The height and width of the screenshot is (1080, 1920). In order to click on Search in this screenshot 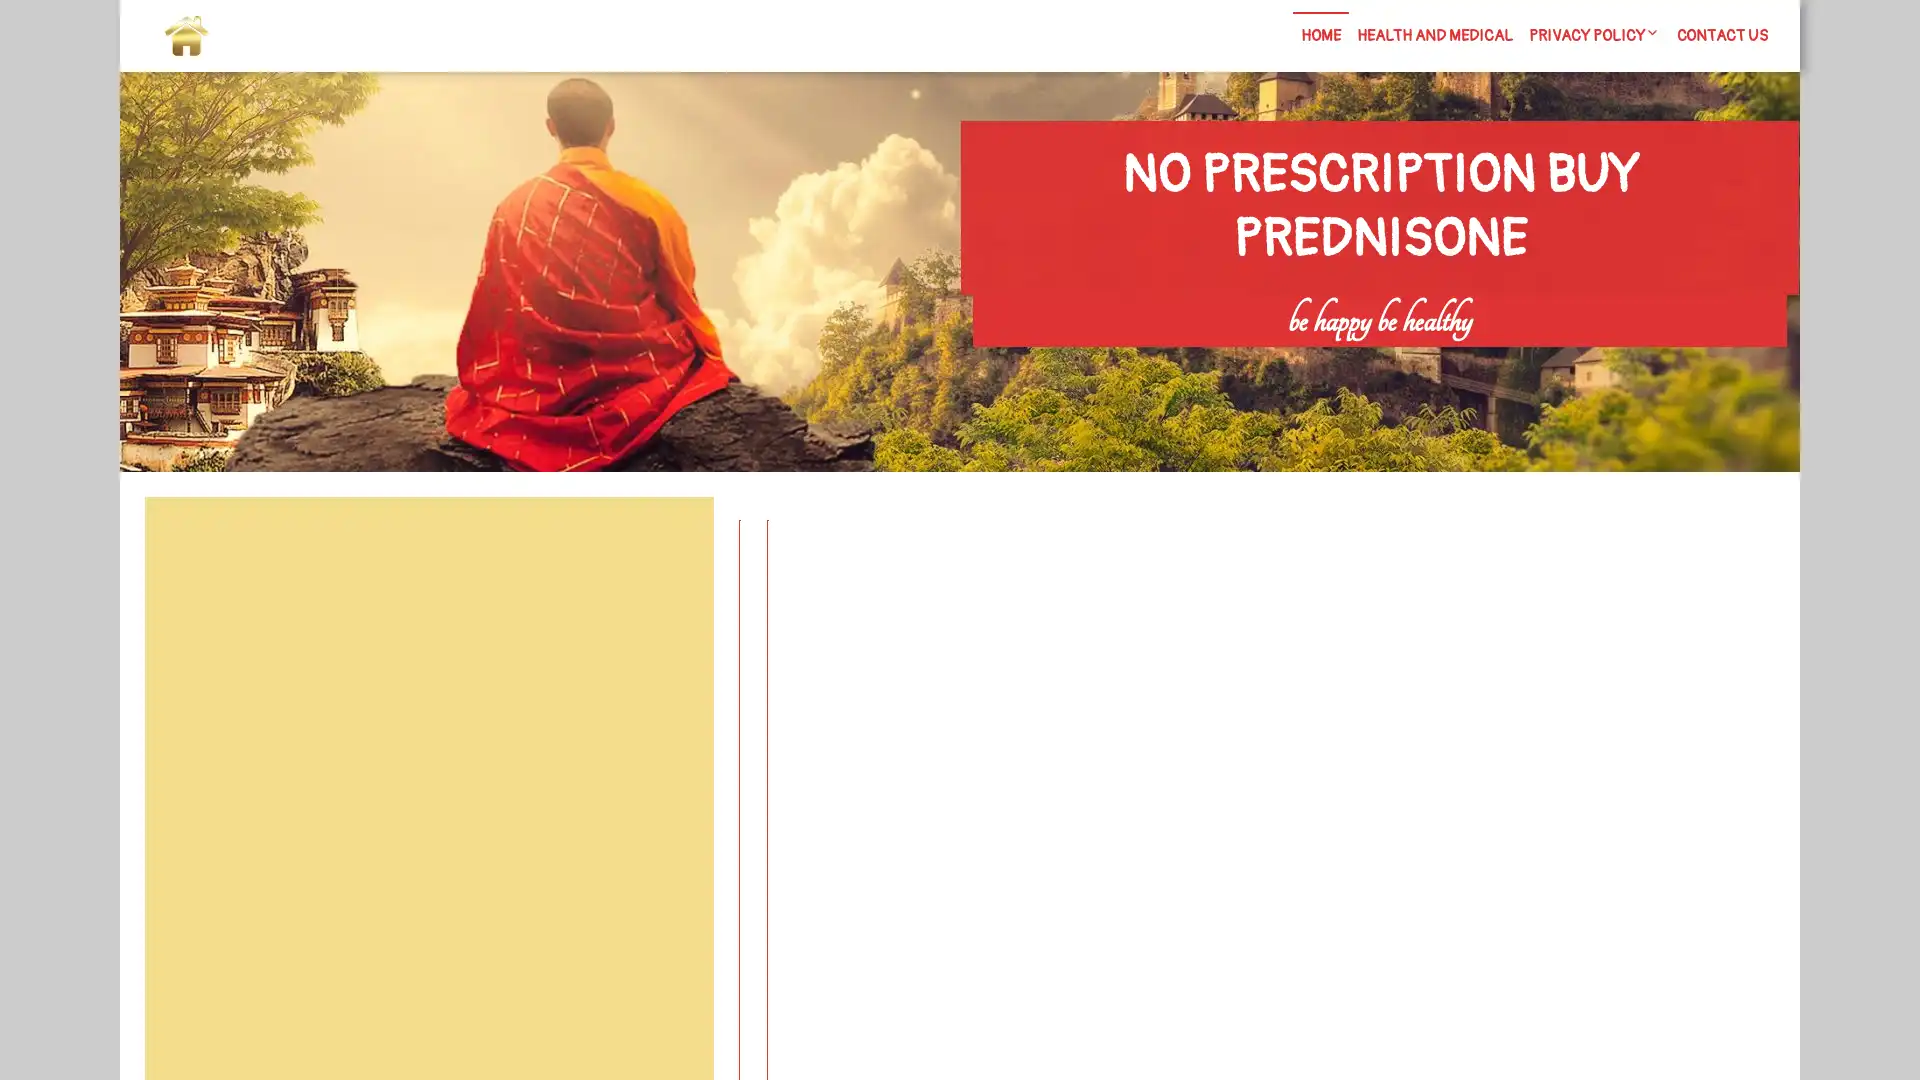, I will do `click(1557, 361)`.